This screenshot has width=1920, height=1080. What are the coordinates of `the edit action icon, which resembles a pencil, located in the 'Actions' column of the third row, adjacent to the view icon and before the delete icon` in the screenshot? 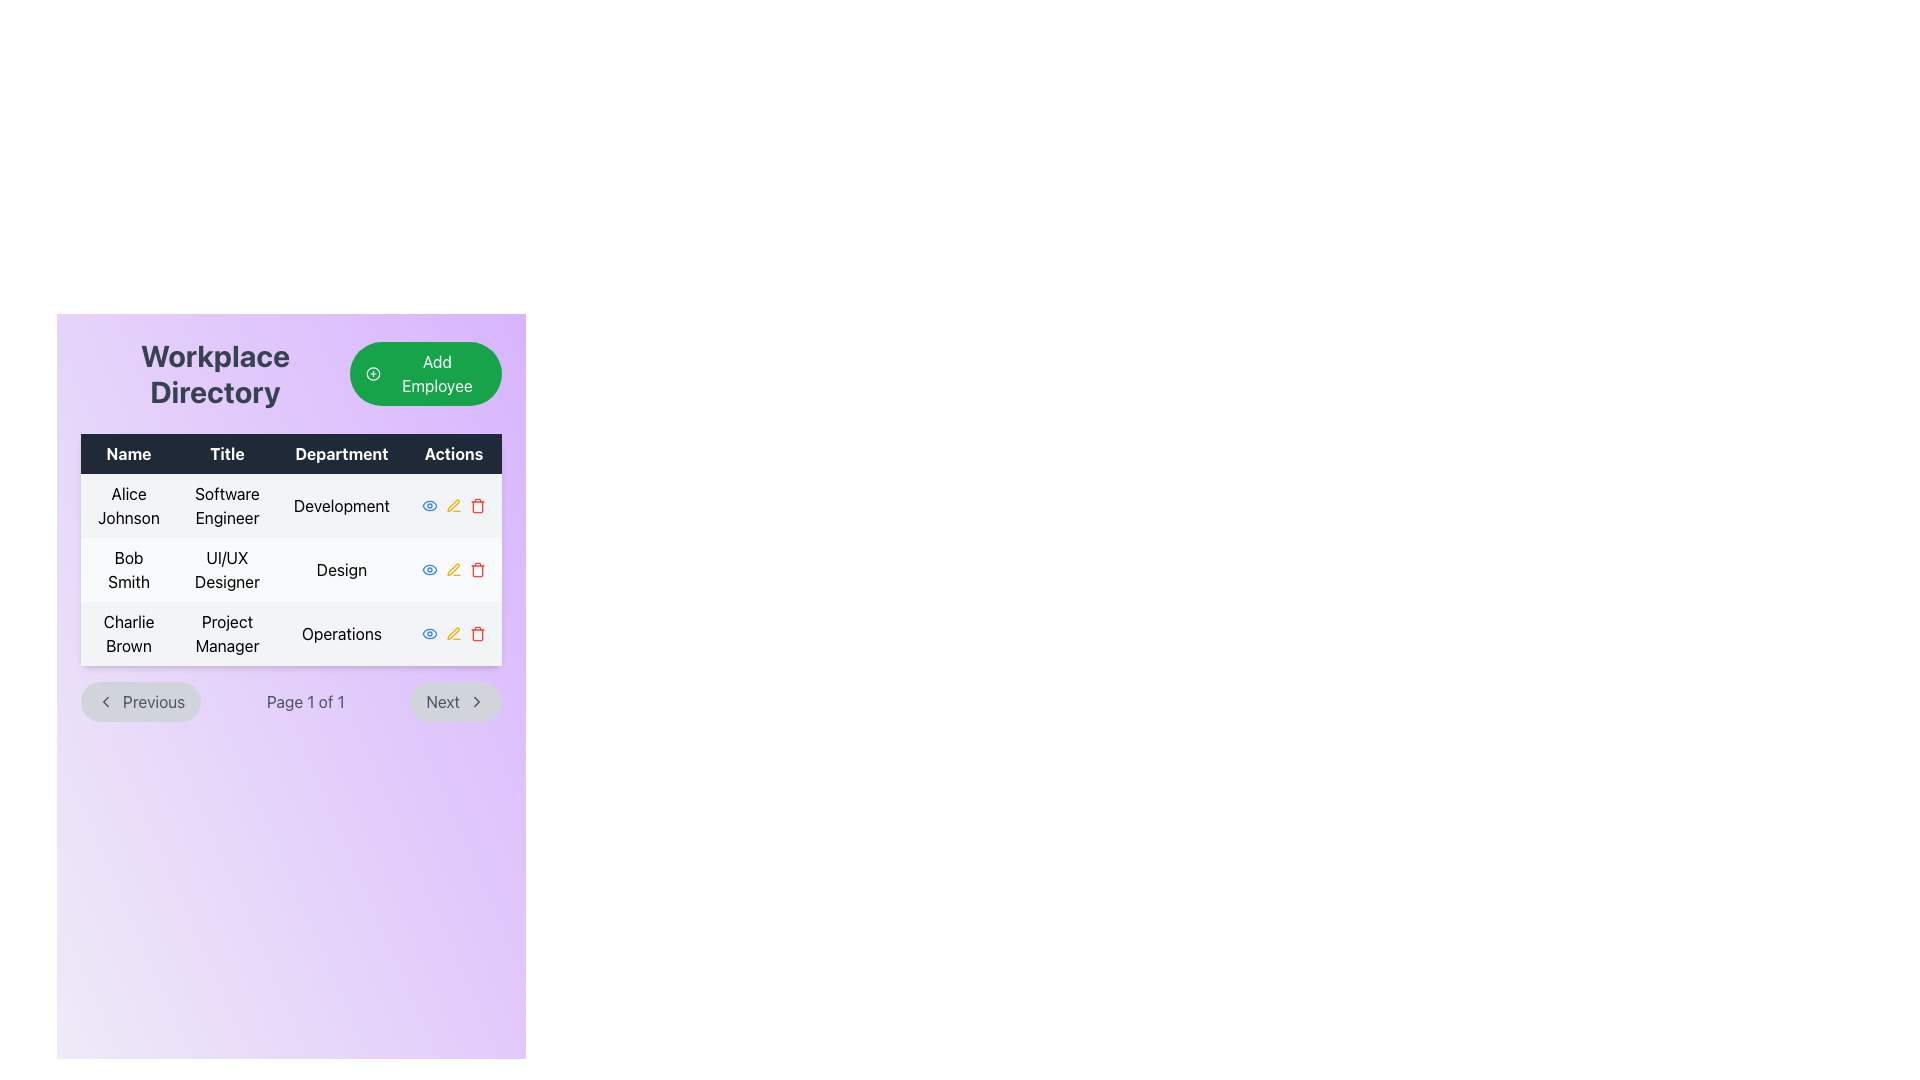 It's located at (452, 504).